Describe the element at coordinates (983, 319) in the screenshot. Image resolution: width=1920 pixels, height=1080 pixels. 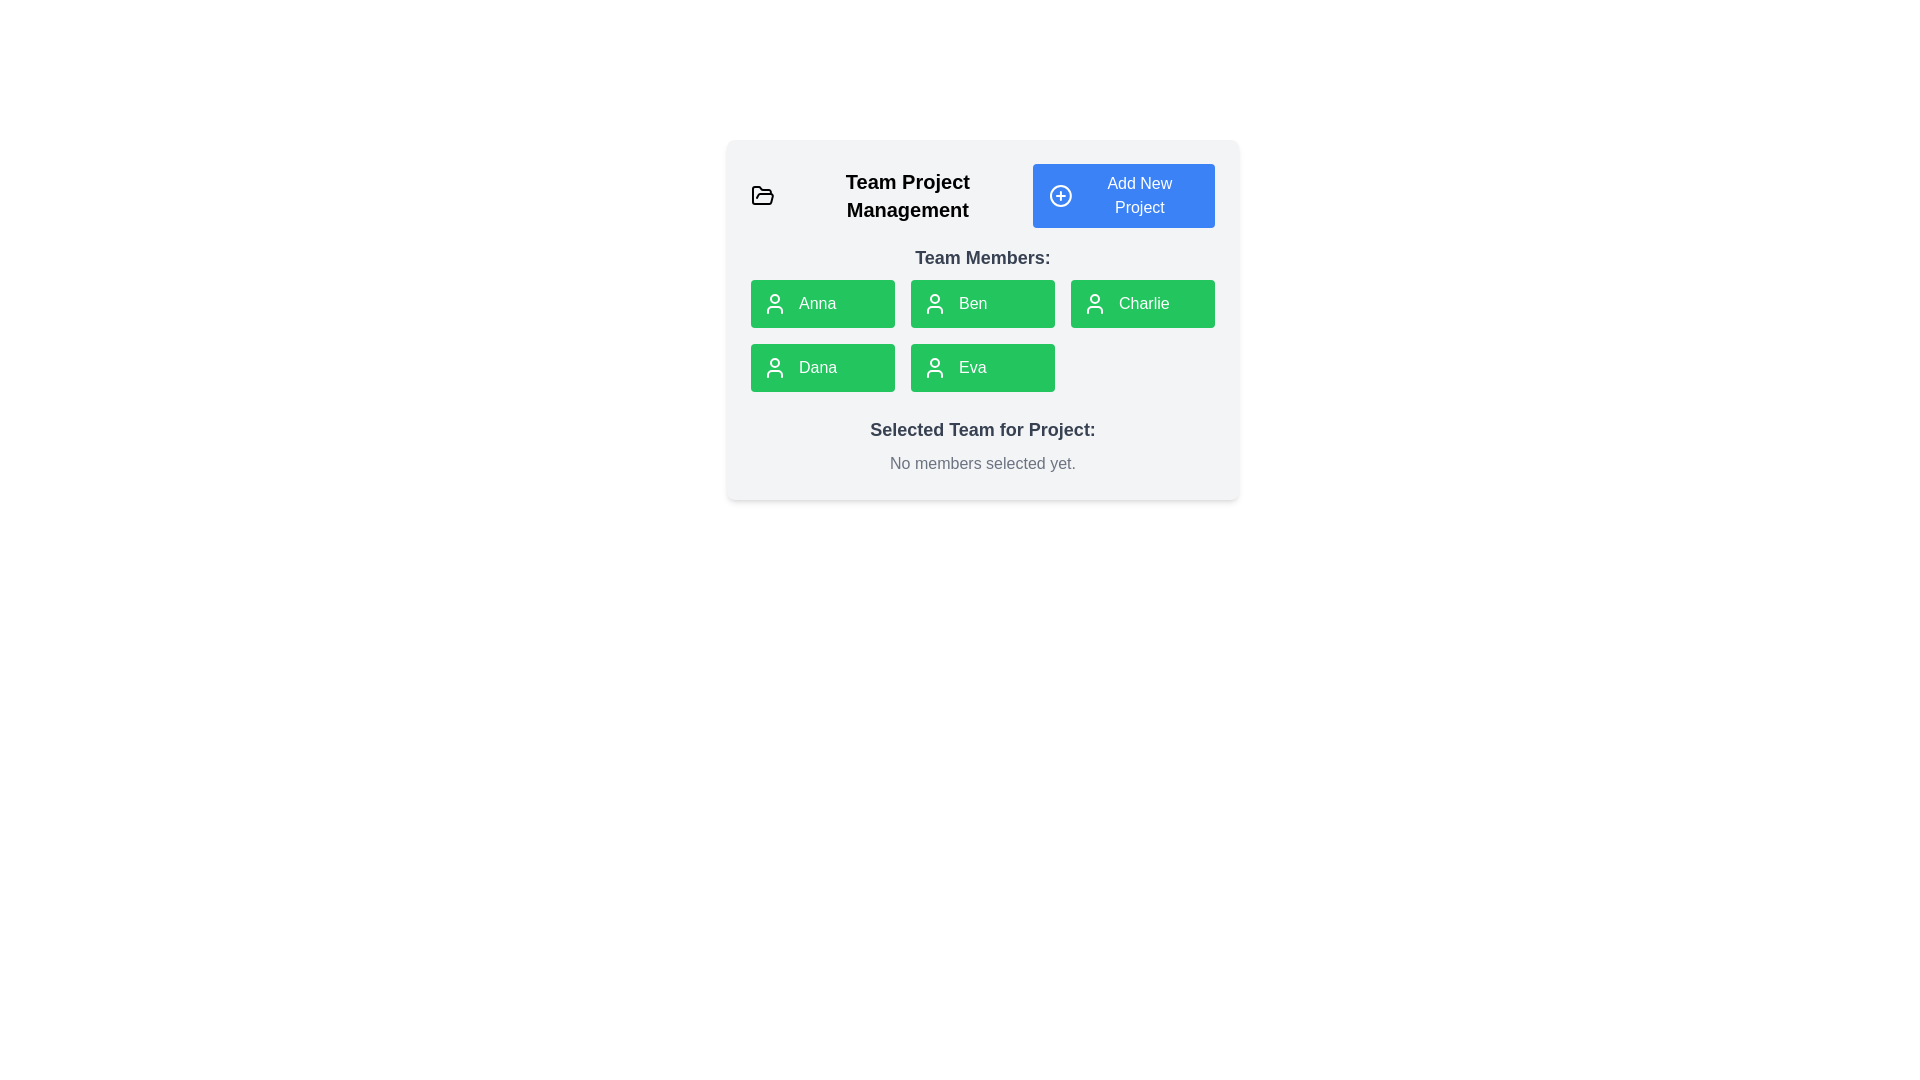
I see `the A button-like element in the 'Team Members' section` at that location.